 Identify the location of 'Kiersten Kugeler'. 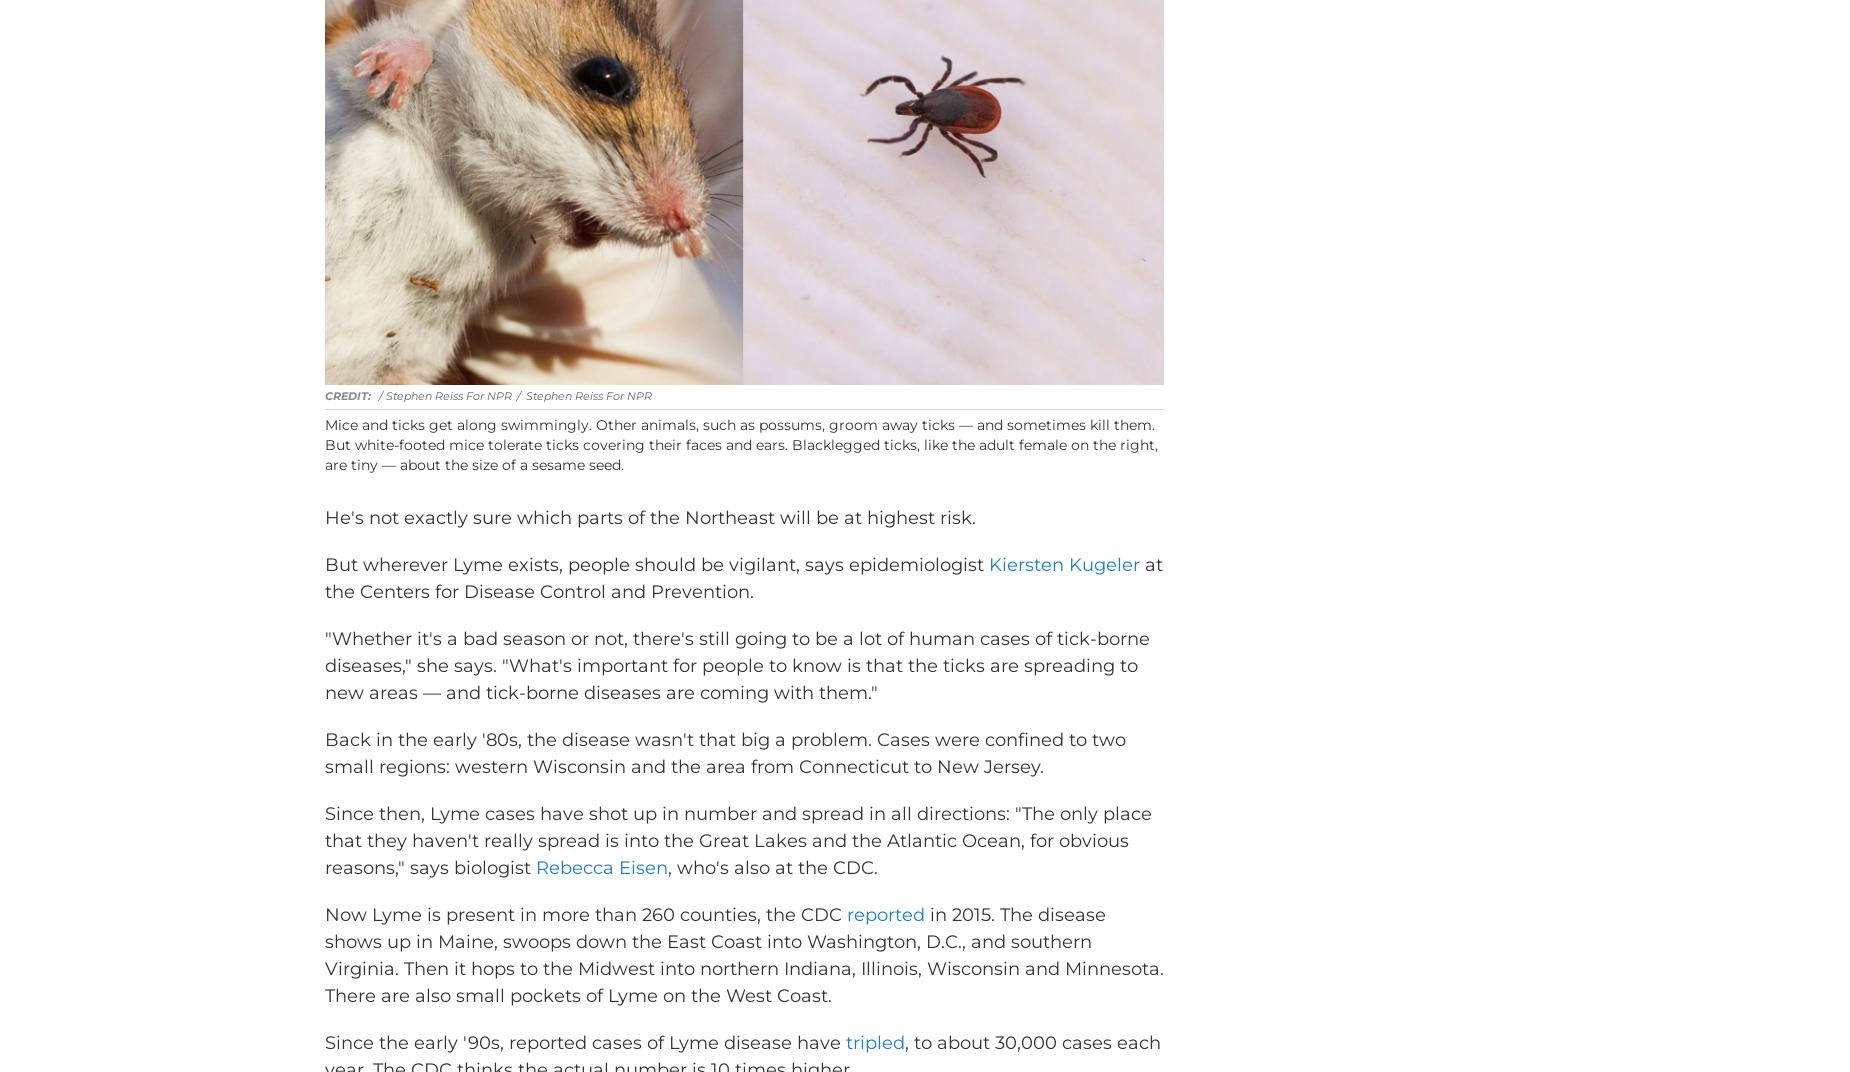
(1063, 592).